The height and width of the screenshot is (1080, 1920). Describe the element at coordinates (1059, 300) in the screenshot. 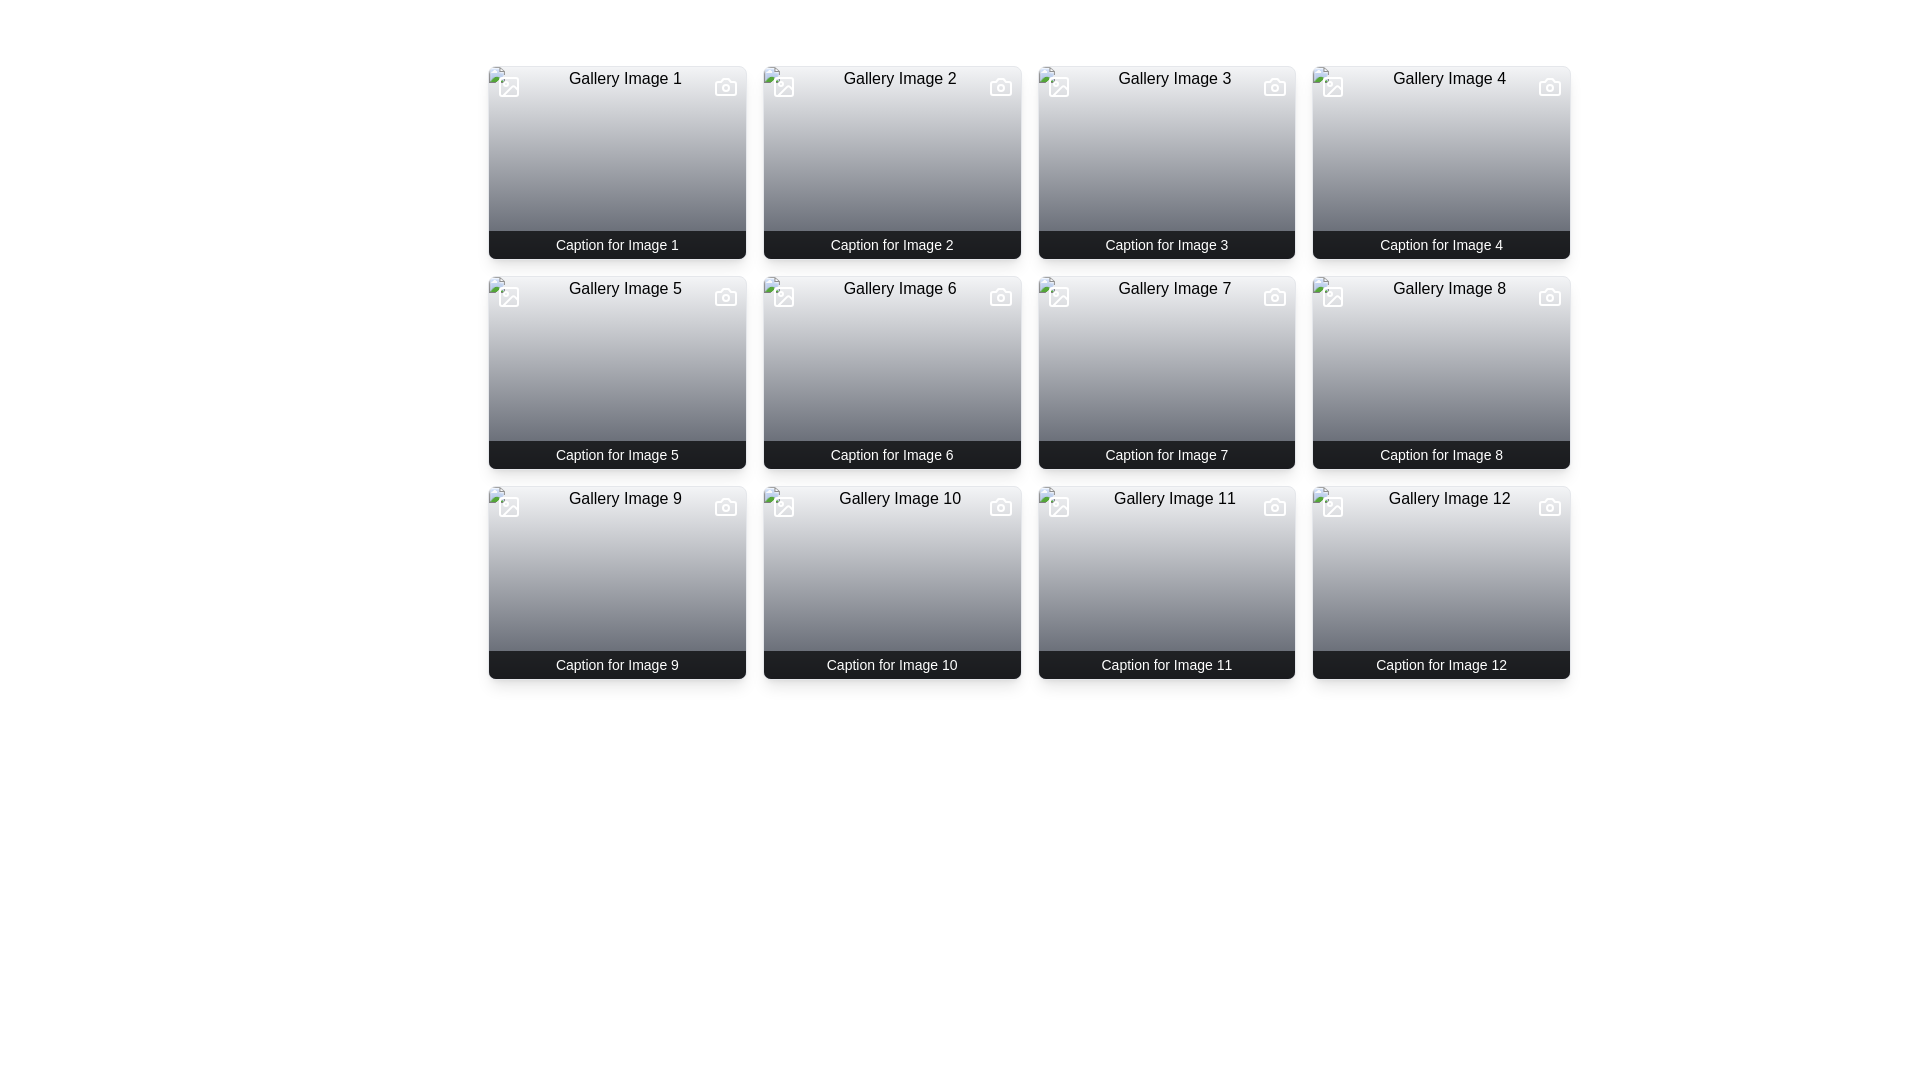

I see `the decorative vector graphical component that is part of the icon in the upper-left corner of the seventh gallery image` at that location.